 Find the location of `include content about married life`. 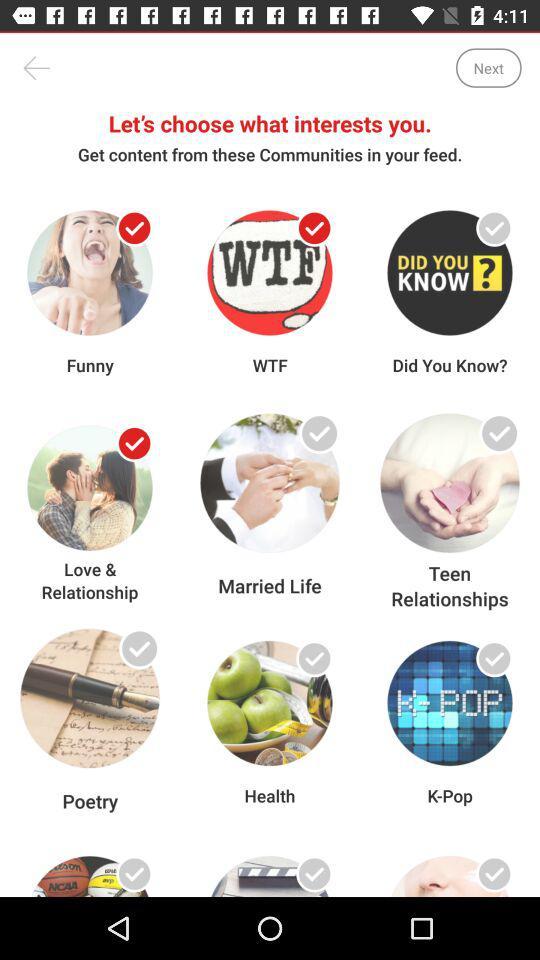

include content about married life is located at coordinates (314, 443).